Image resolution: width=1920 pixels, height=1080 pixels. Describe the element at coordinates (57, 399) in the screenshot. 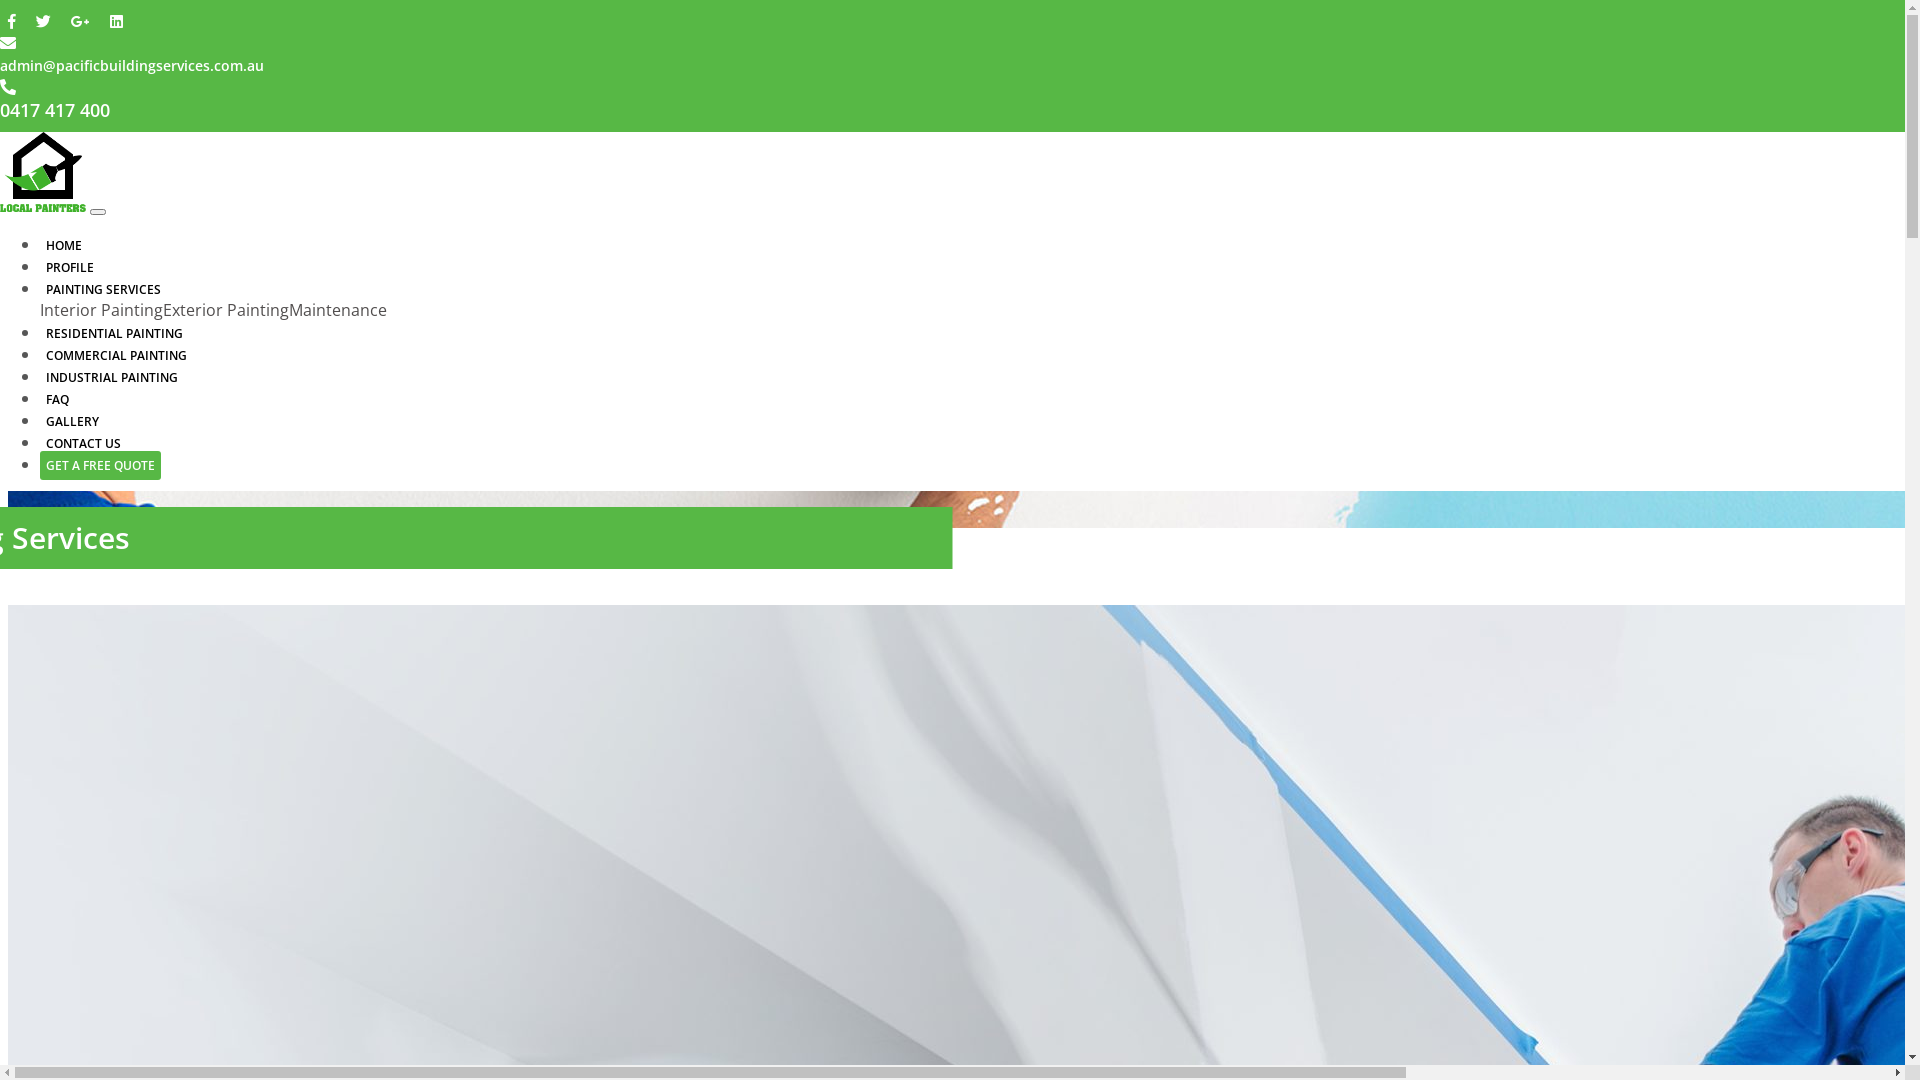

I see `'FAQ'` at that location.